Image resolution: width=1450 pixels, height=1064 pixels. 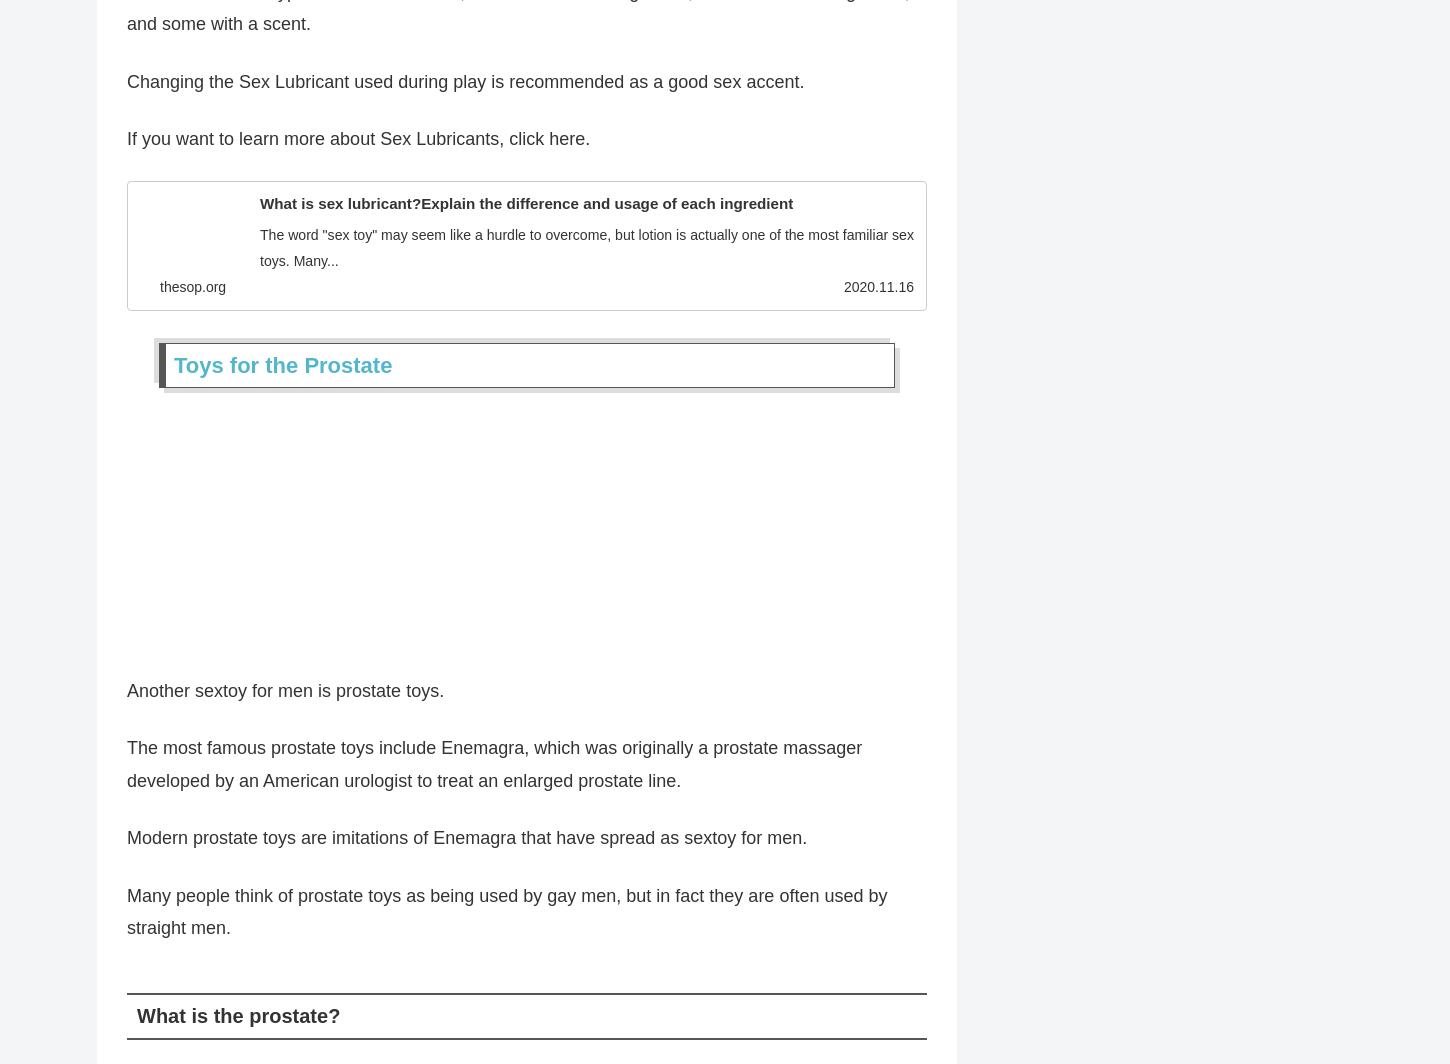 I want to click on 'Many people think of prostate toys as being used by gay men, but in fact they are often used by straight men.', so click(x=507, y=918).